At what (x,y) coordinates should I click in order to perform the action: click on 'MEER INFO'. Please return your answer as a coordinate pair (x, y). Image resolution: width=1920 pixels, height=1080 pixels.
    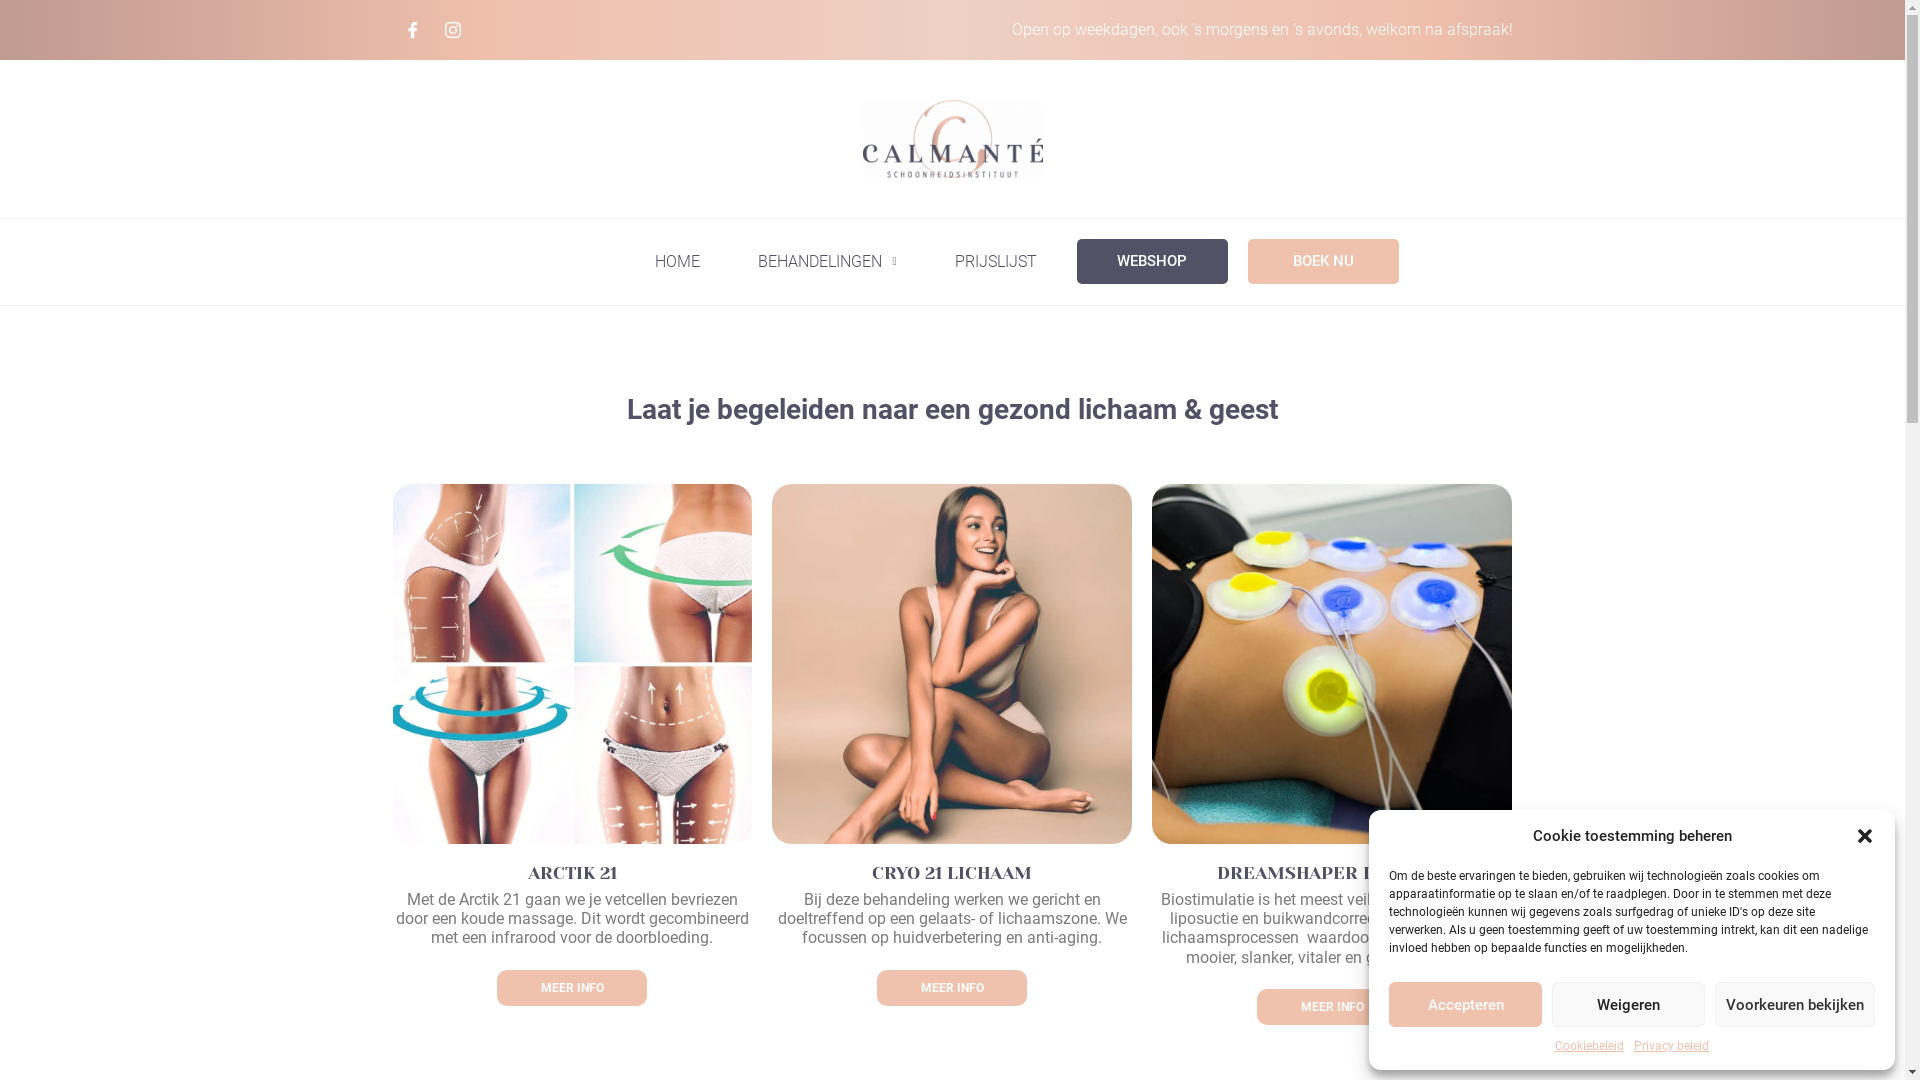
    Looking at the image, I should click on (950, 986).